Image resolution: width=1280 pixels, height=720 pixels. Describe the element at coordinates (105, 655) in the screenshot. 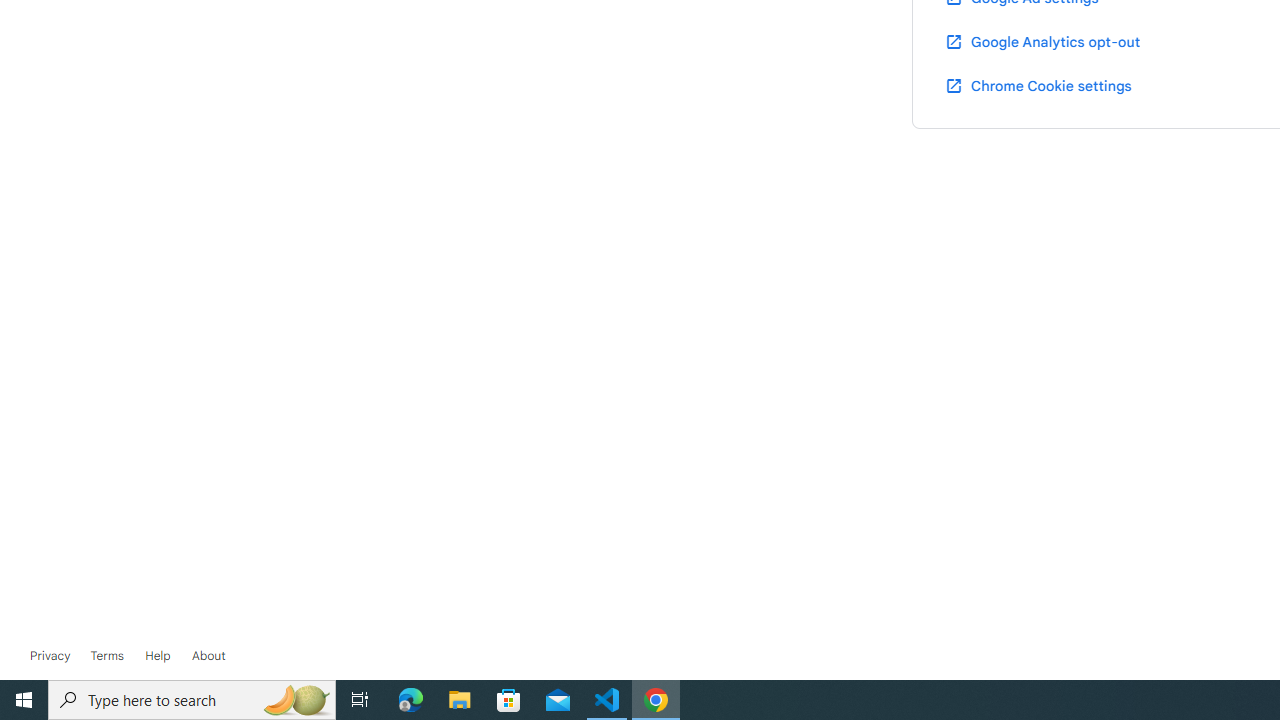

I see `'Terms'` at that location.